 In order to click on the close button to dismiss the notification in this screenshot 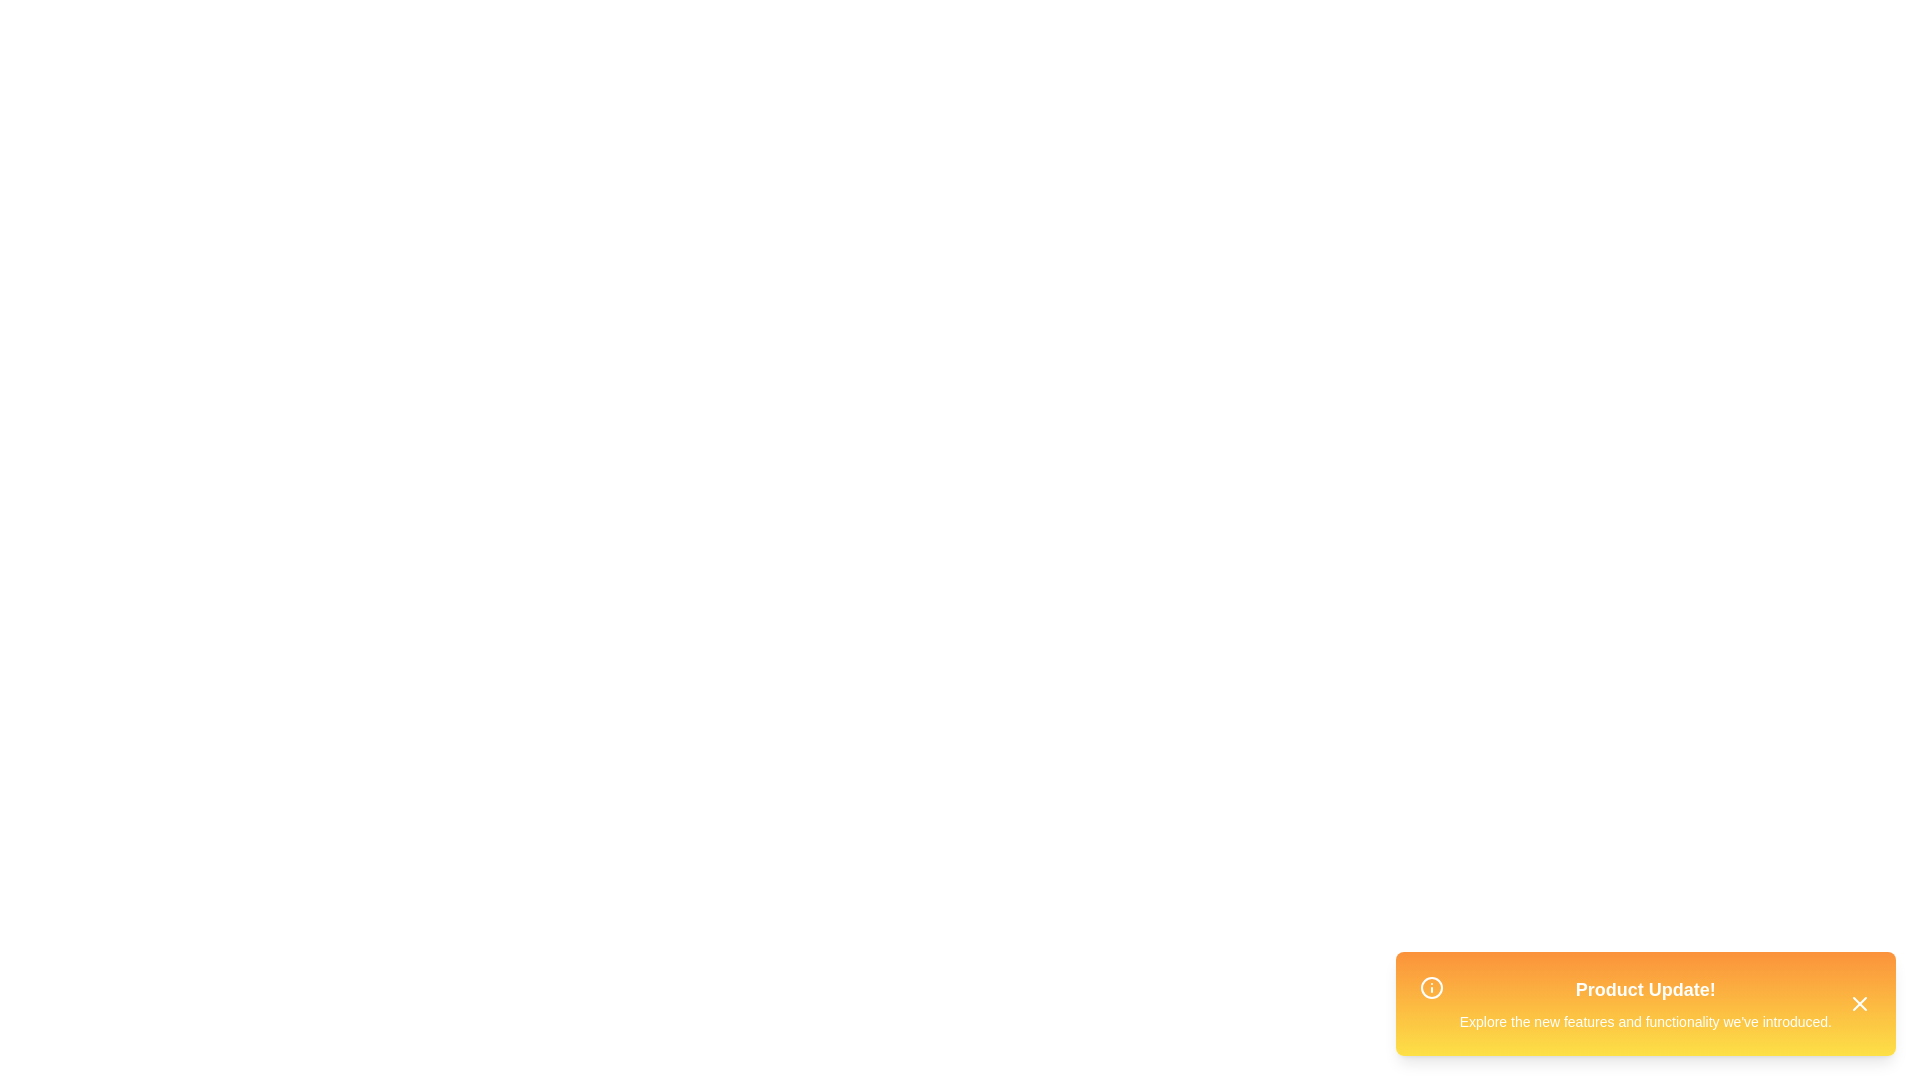, I will do `click(1859, 1003)`.